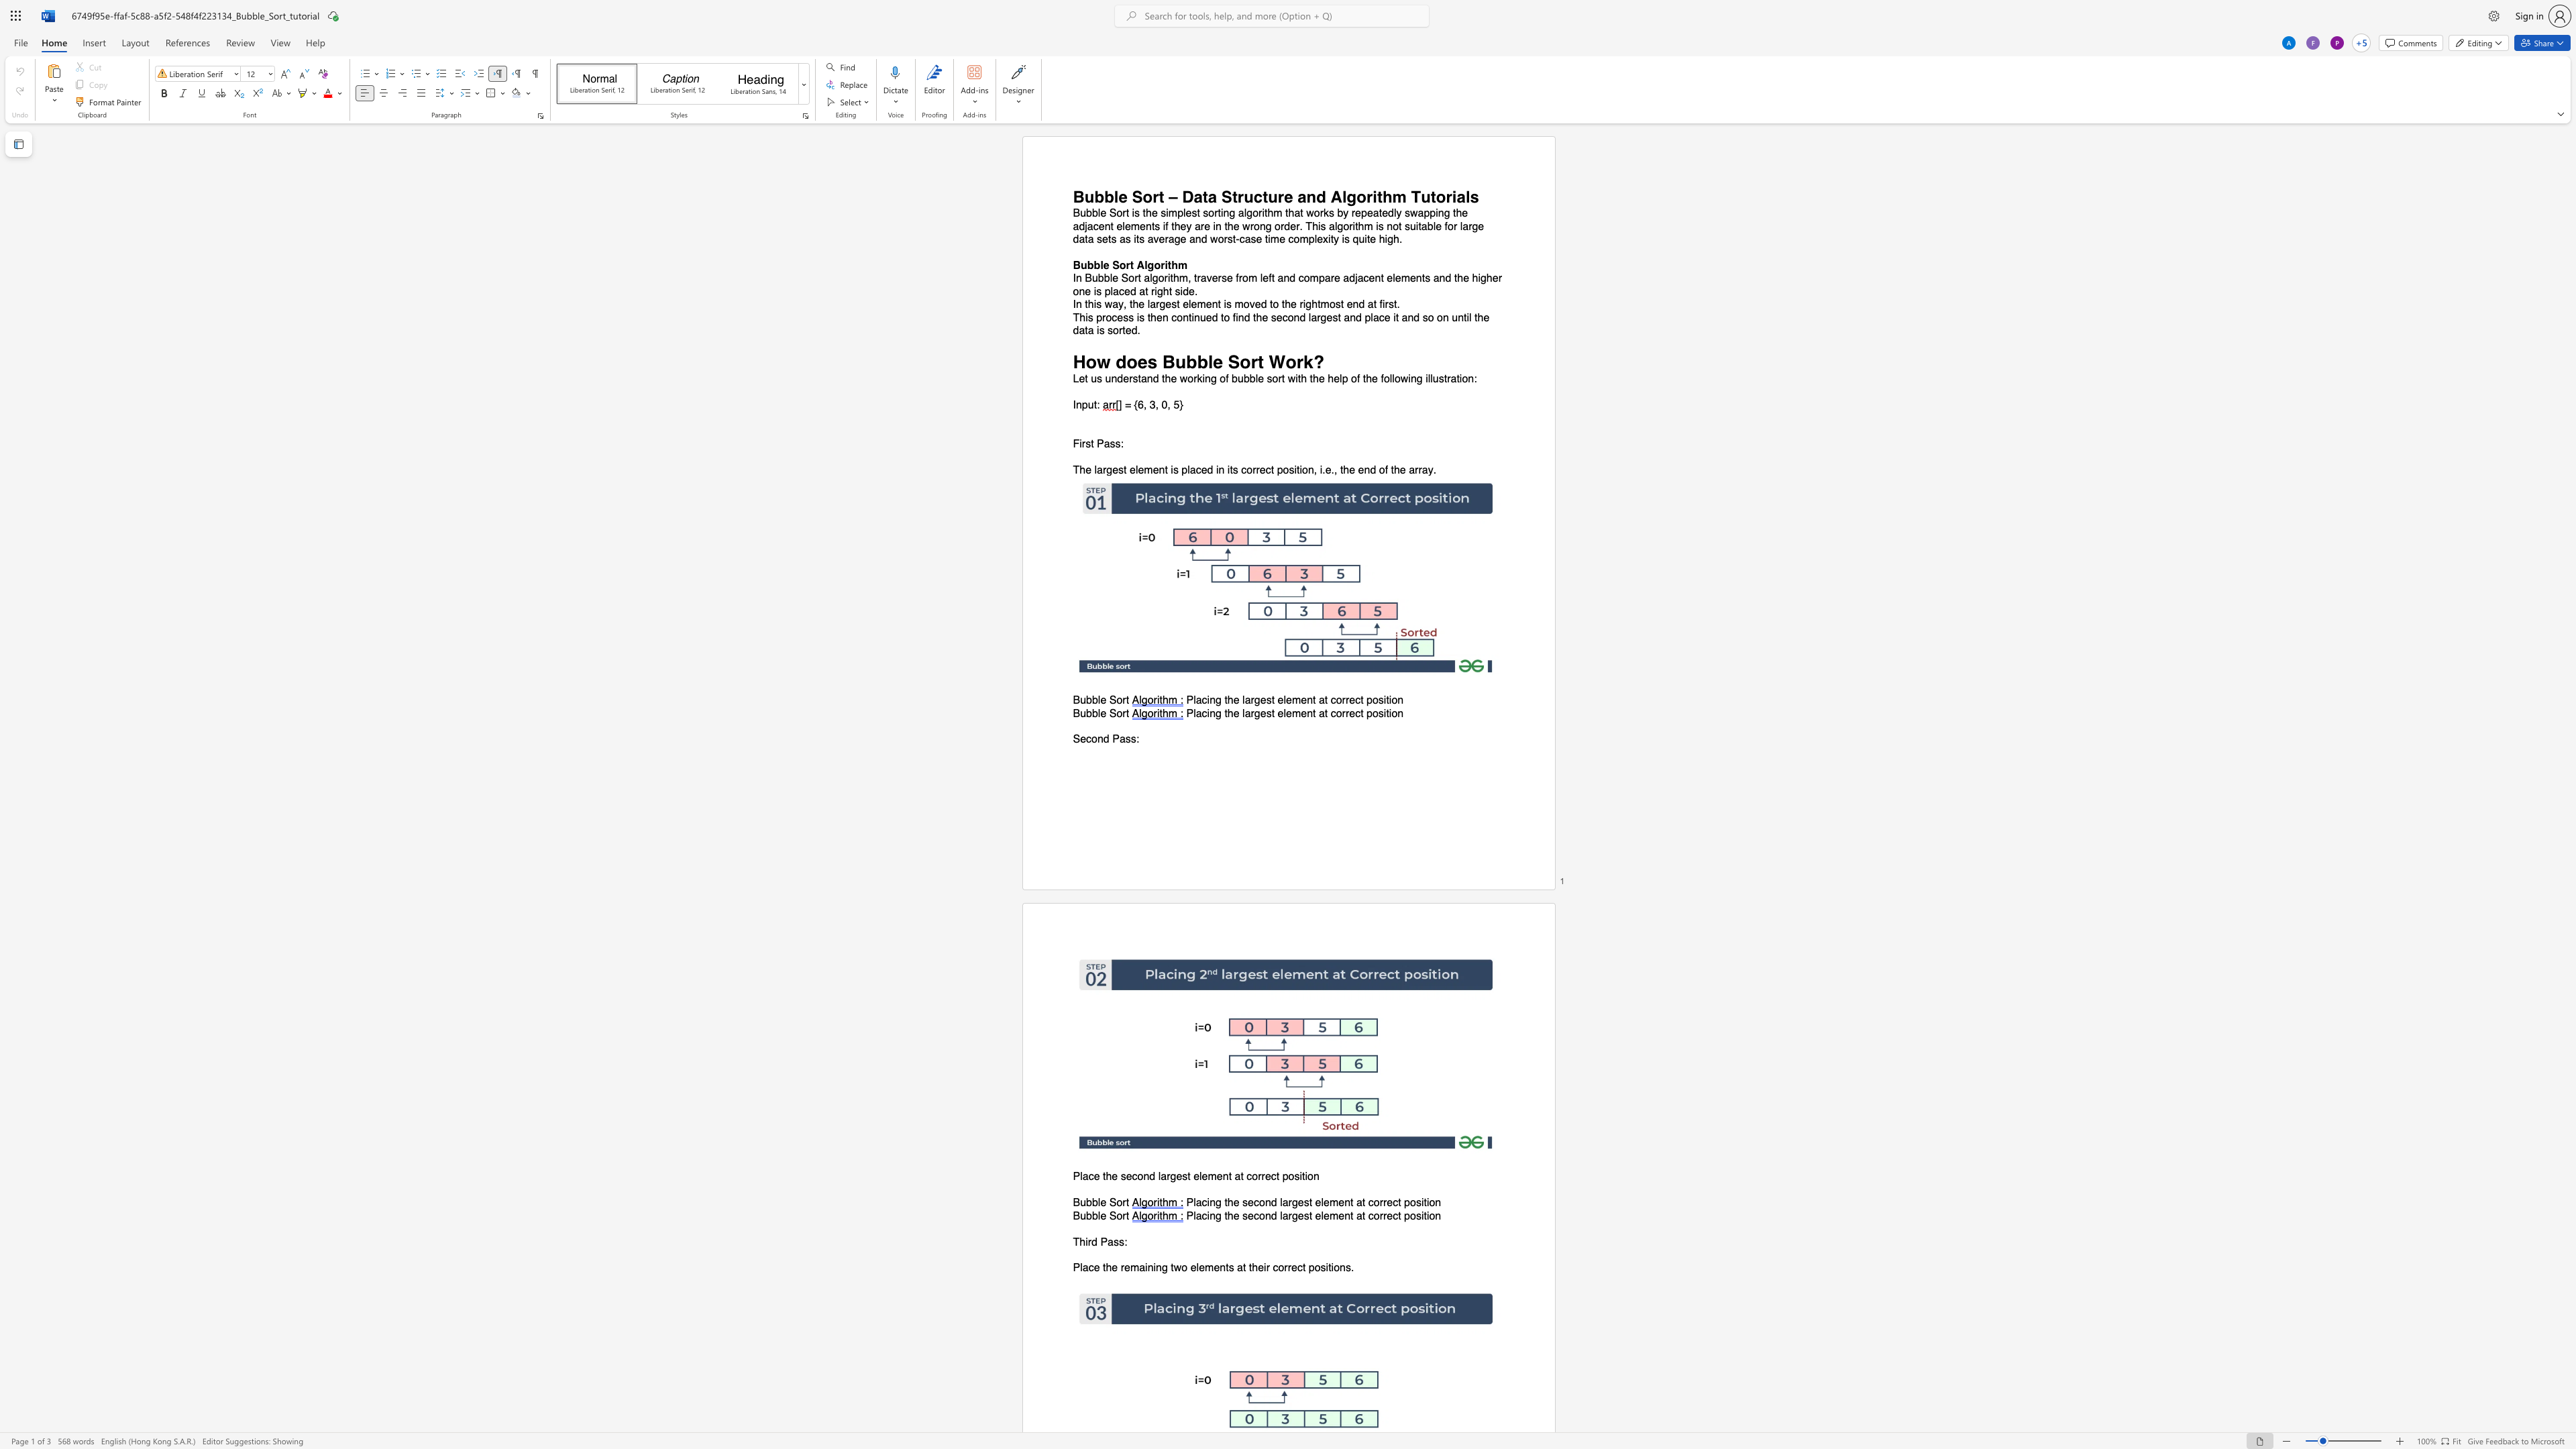 The width and height of the screenshot is (2576, 1449). I want to click on the 1th character "d" in the text, so click(1106, 738).